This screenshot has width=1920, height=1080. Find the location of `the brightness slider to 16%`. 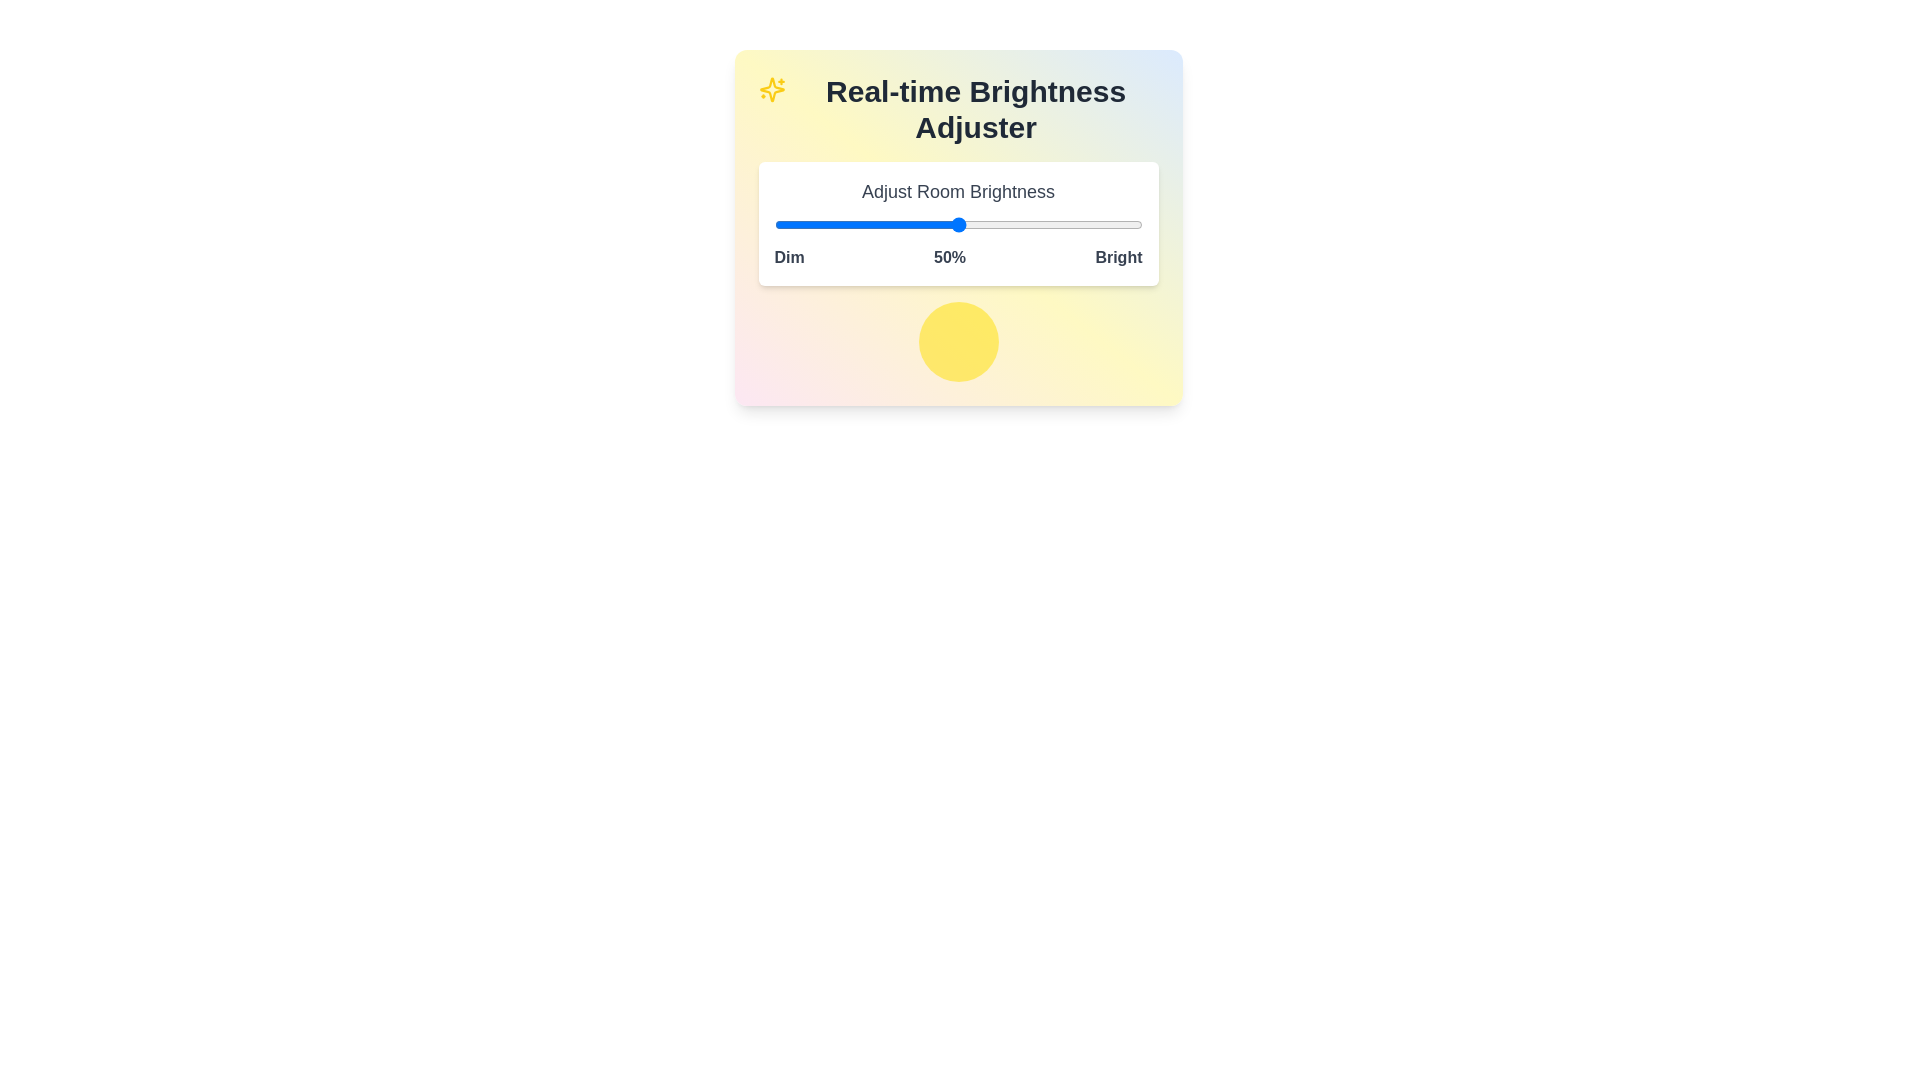

the brightness slider to 16% is located at coordinates (833, 224).